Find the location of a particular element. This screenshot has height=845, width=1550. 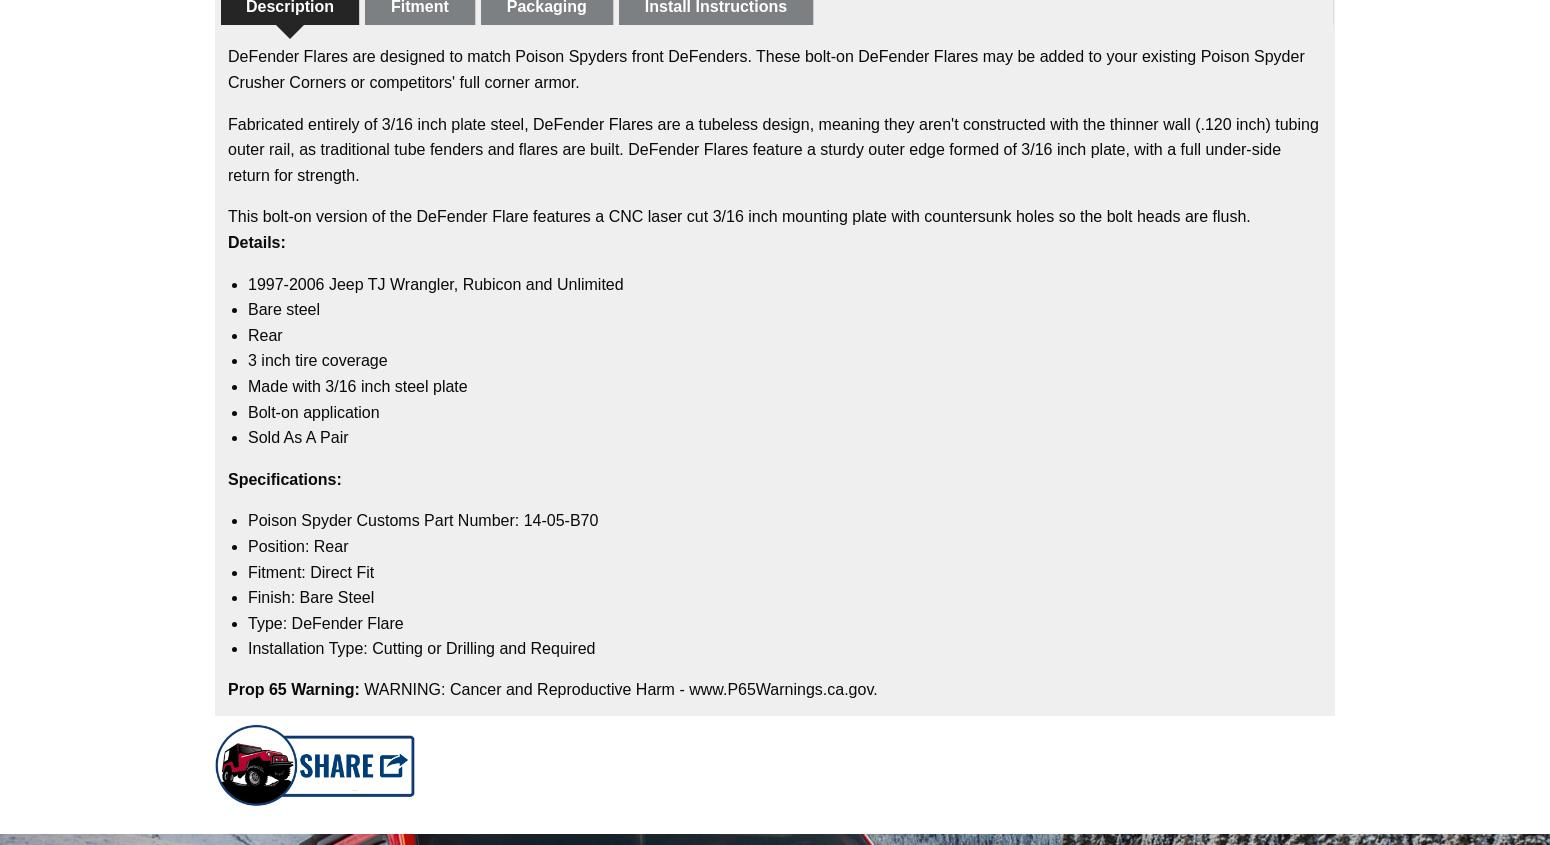

'WARNING:  Cancer and Reproductive Harm - www.P65Warnings.ca.gov.' is located at coordinates (620, 687).